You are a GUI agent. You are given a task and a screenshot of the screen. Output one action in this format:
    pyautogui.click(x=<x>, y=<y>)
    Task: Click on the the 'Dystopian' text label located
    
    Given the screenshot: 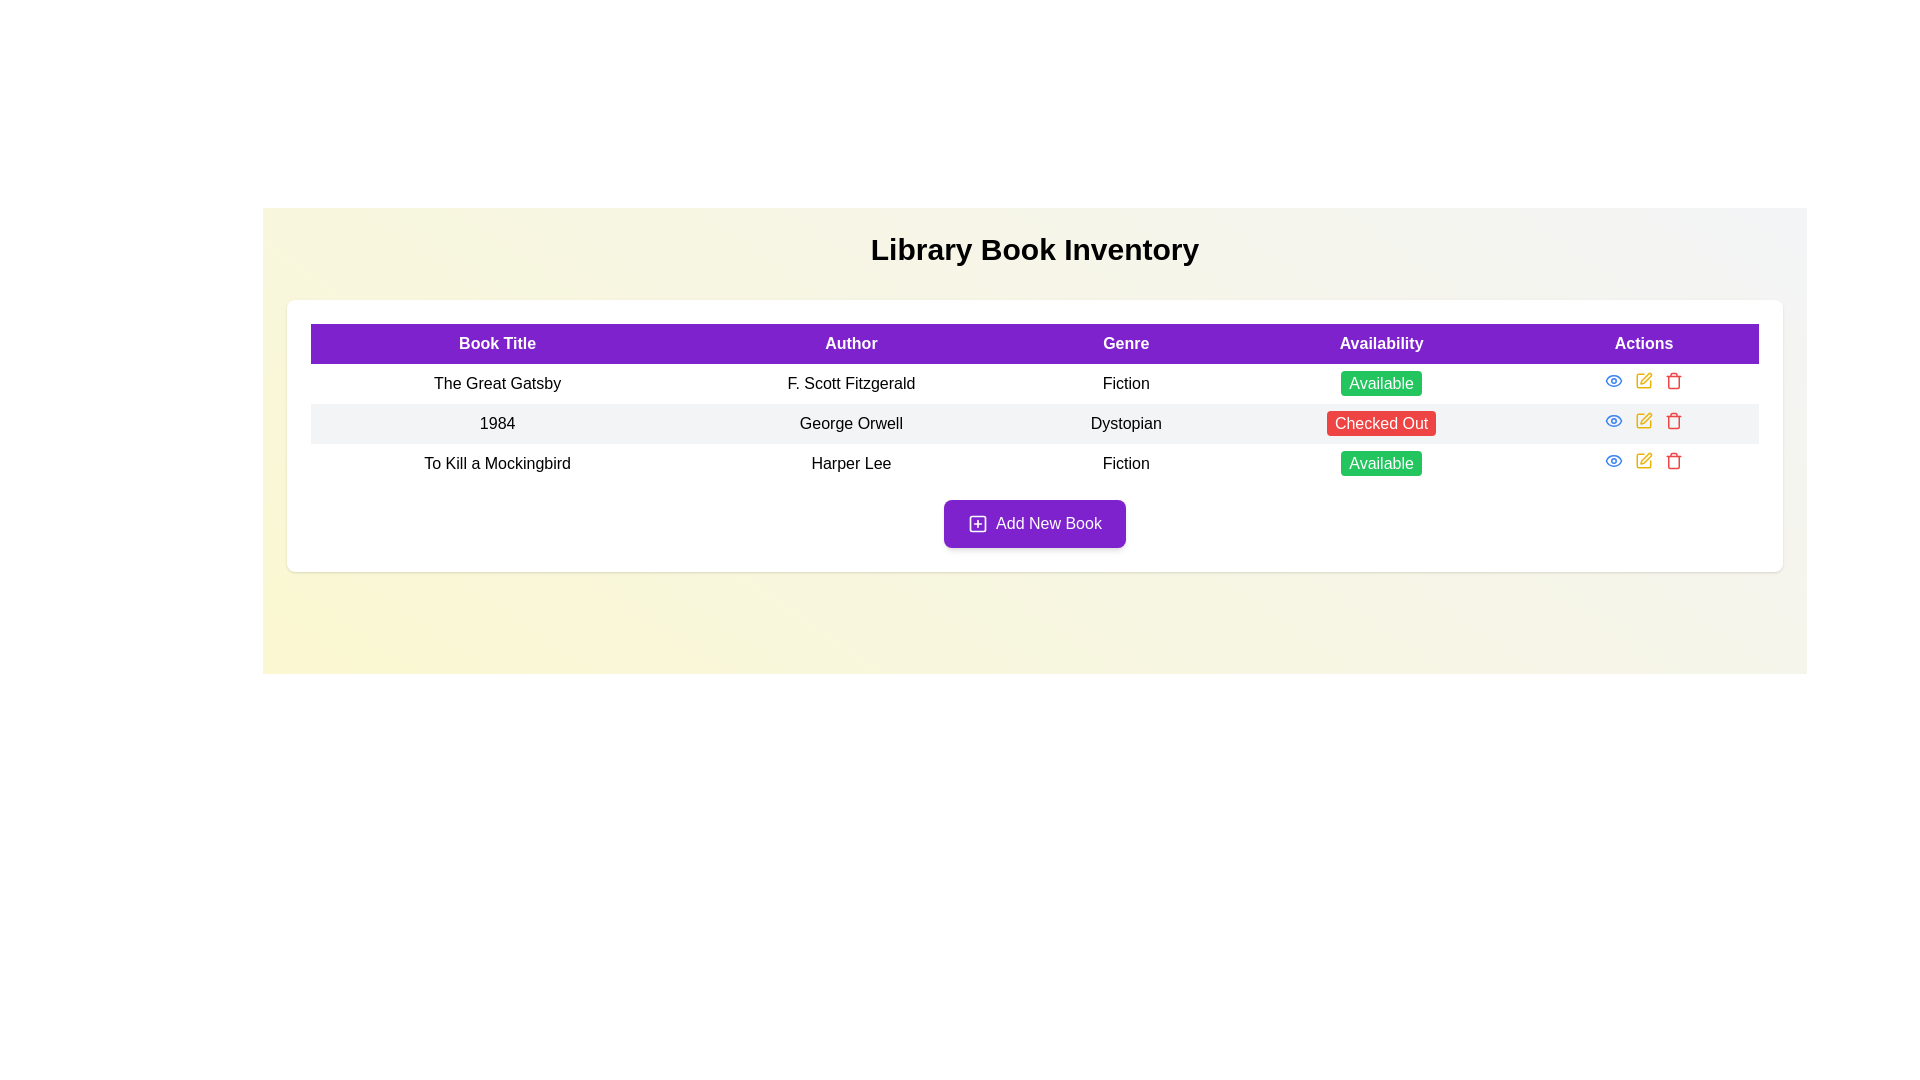 What is the action you would take?
    pyautogui.click(x=1126, y=423)
    